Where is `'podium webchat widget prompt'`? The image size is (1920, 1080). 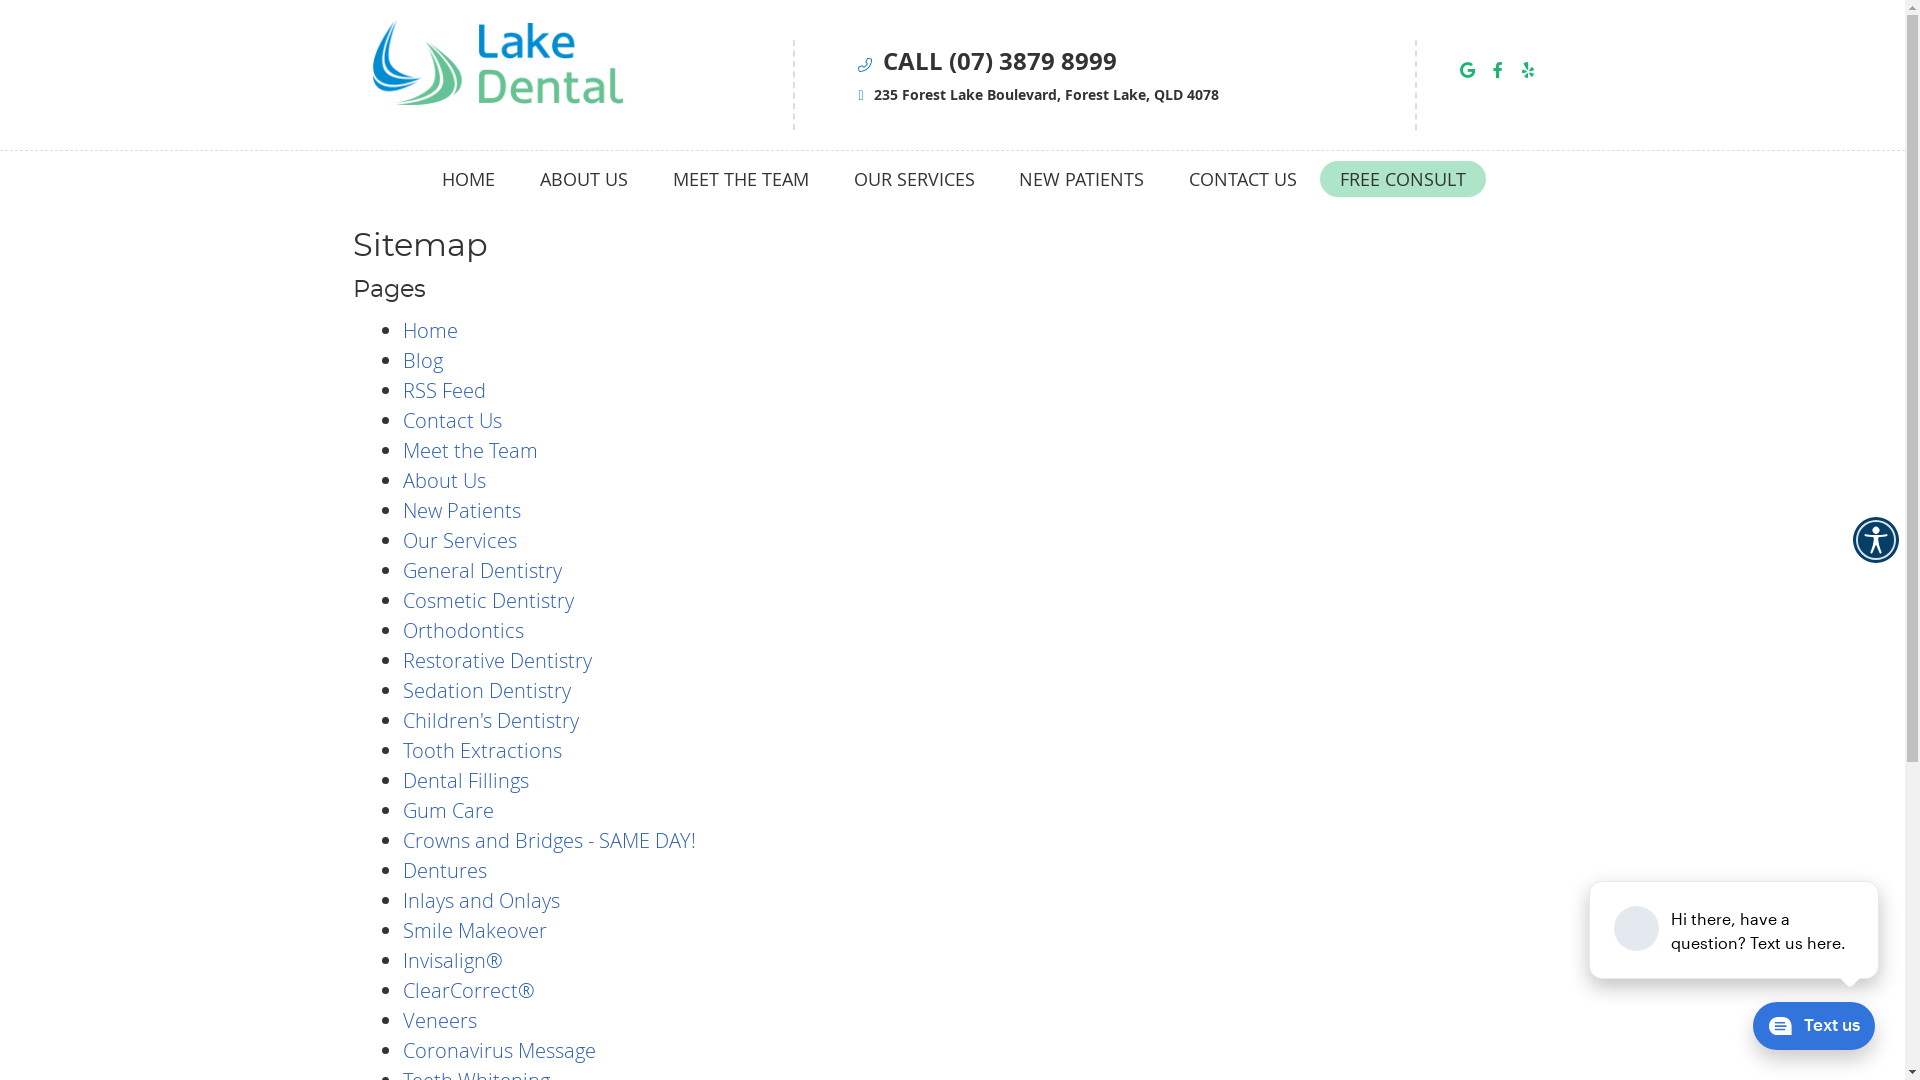 'podium webchat widget prompt' is located at coordinates (1733, 929).